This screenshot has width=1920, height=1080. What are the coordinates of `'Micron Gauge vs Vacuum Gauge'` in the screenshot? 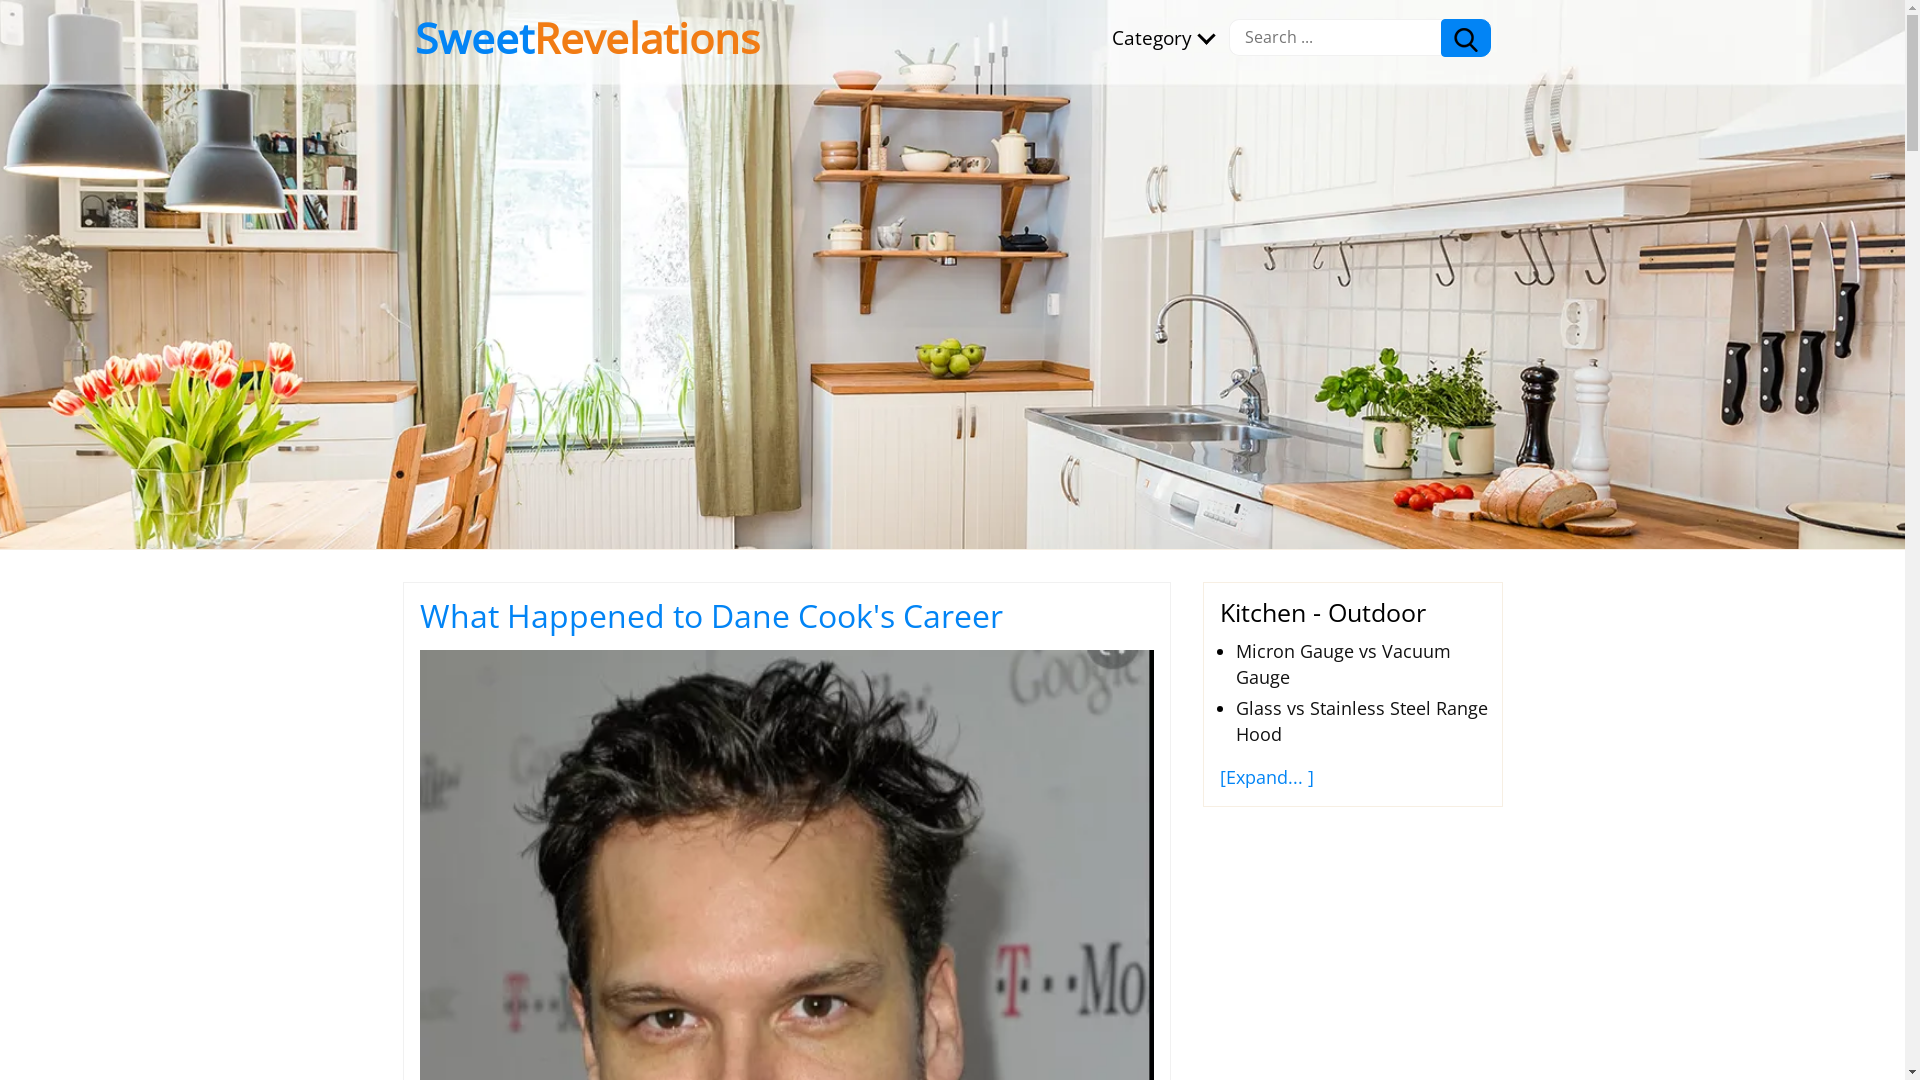 It's located at (1343, 663).